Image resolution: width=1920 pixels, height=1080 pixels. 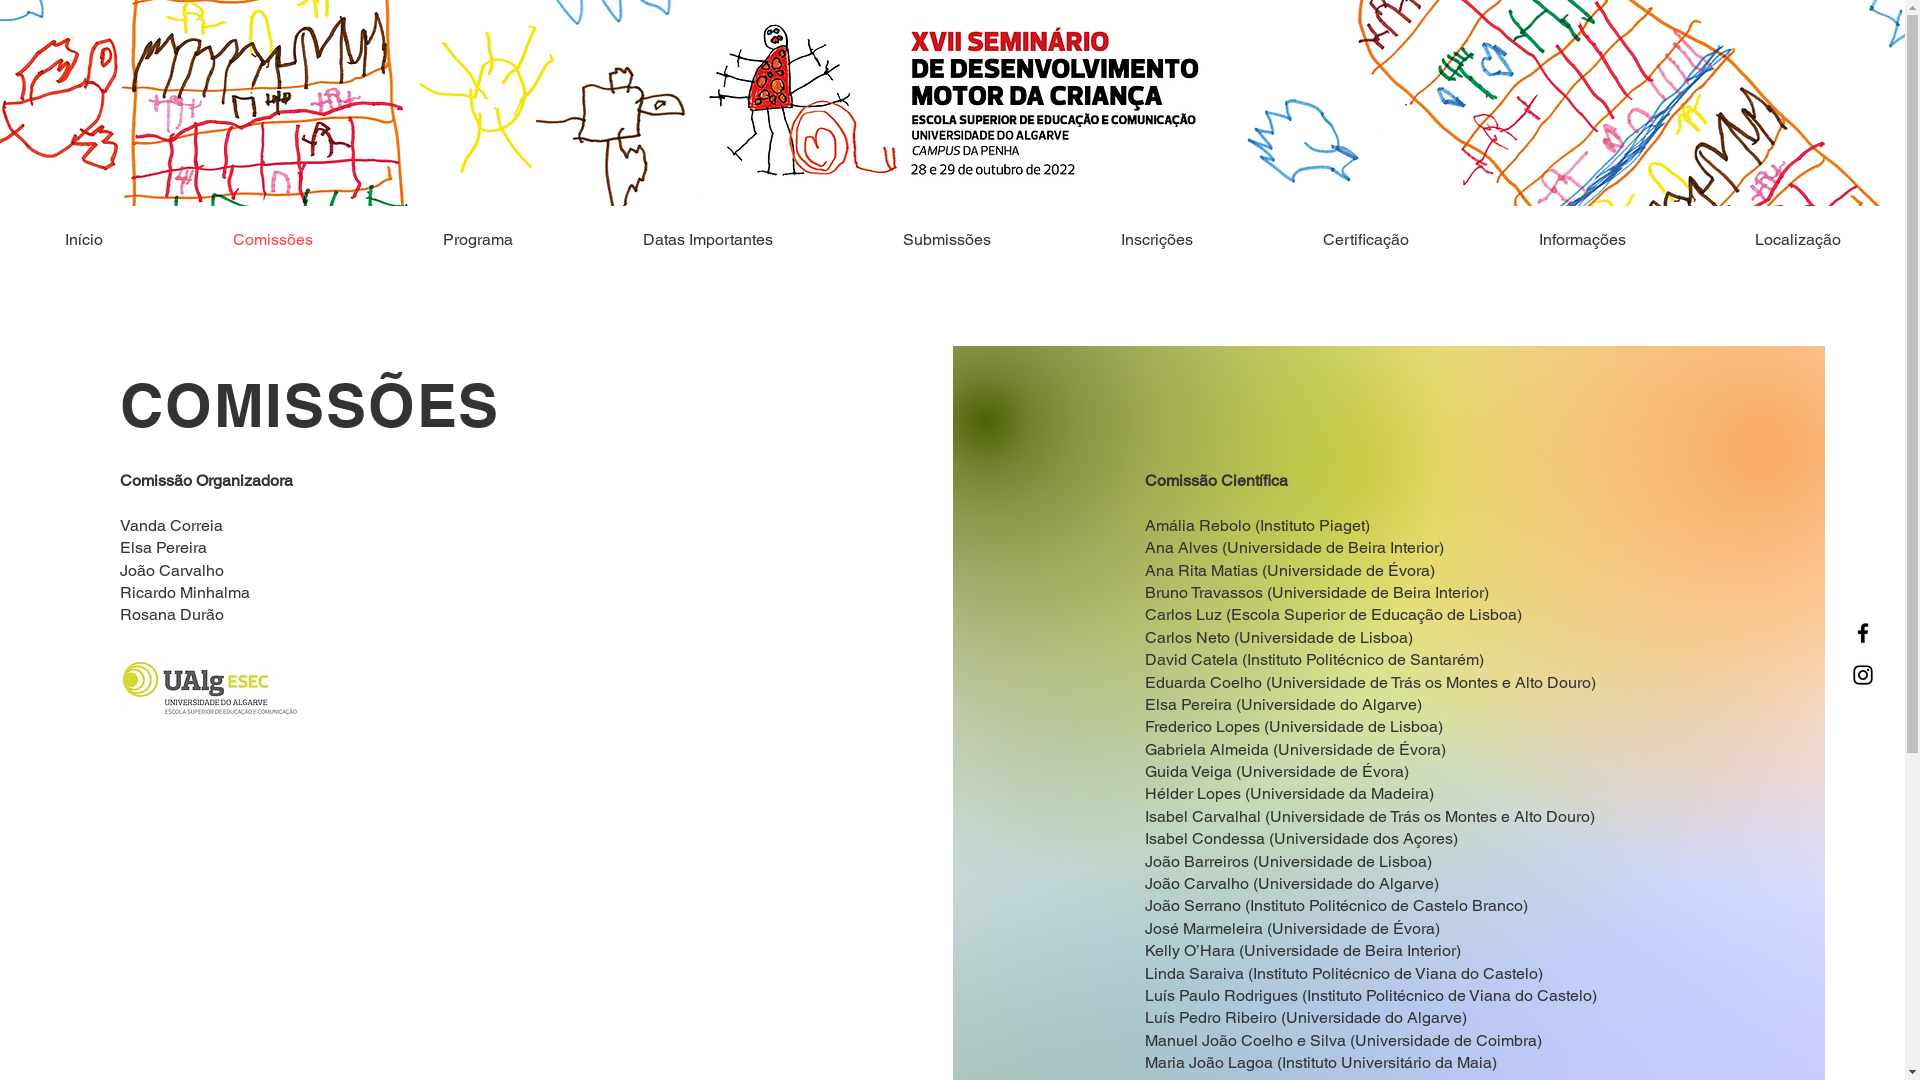 What do you see at coordinates (708, 238) in the screenshot?
I see `'Datas Importantes'` at bounding box center [708, 238].